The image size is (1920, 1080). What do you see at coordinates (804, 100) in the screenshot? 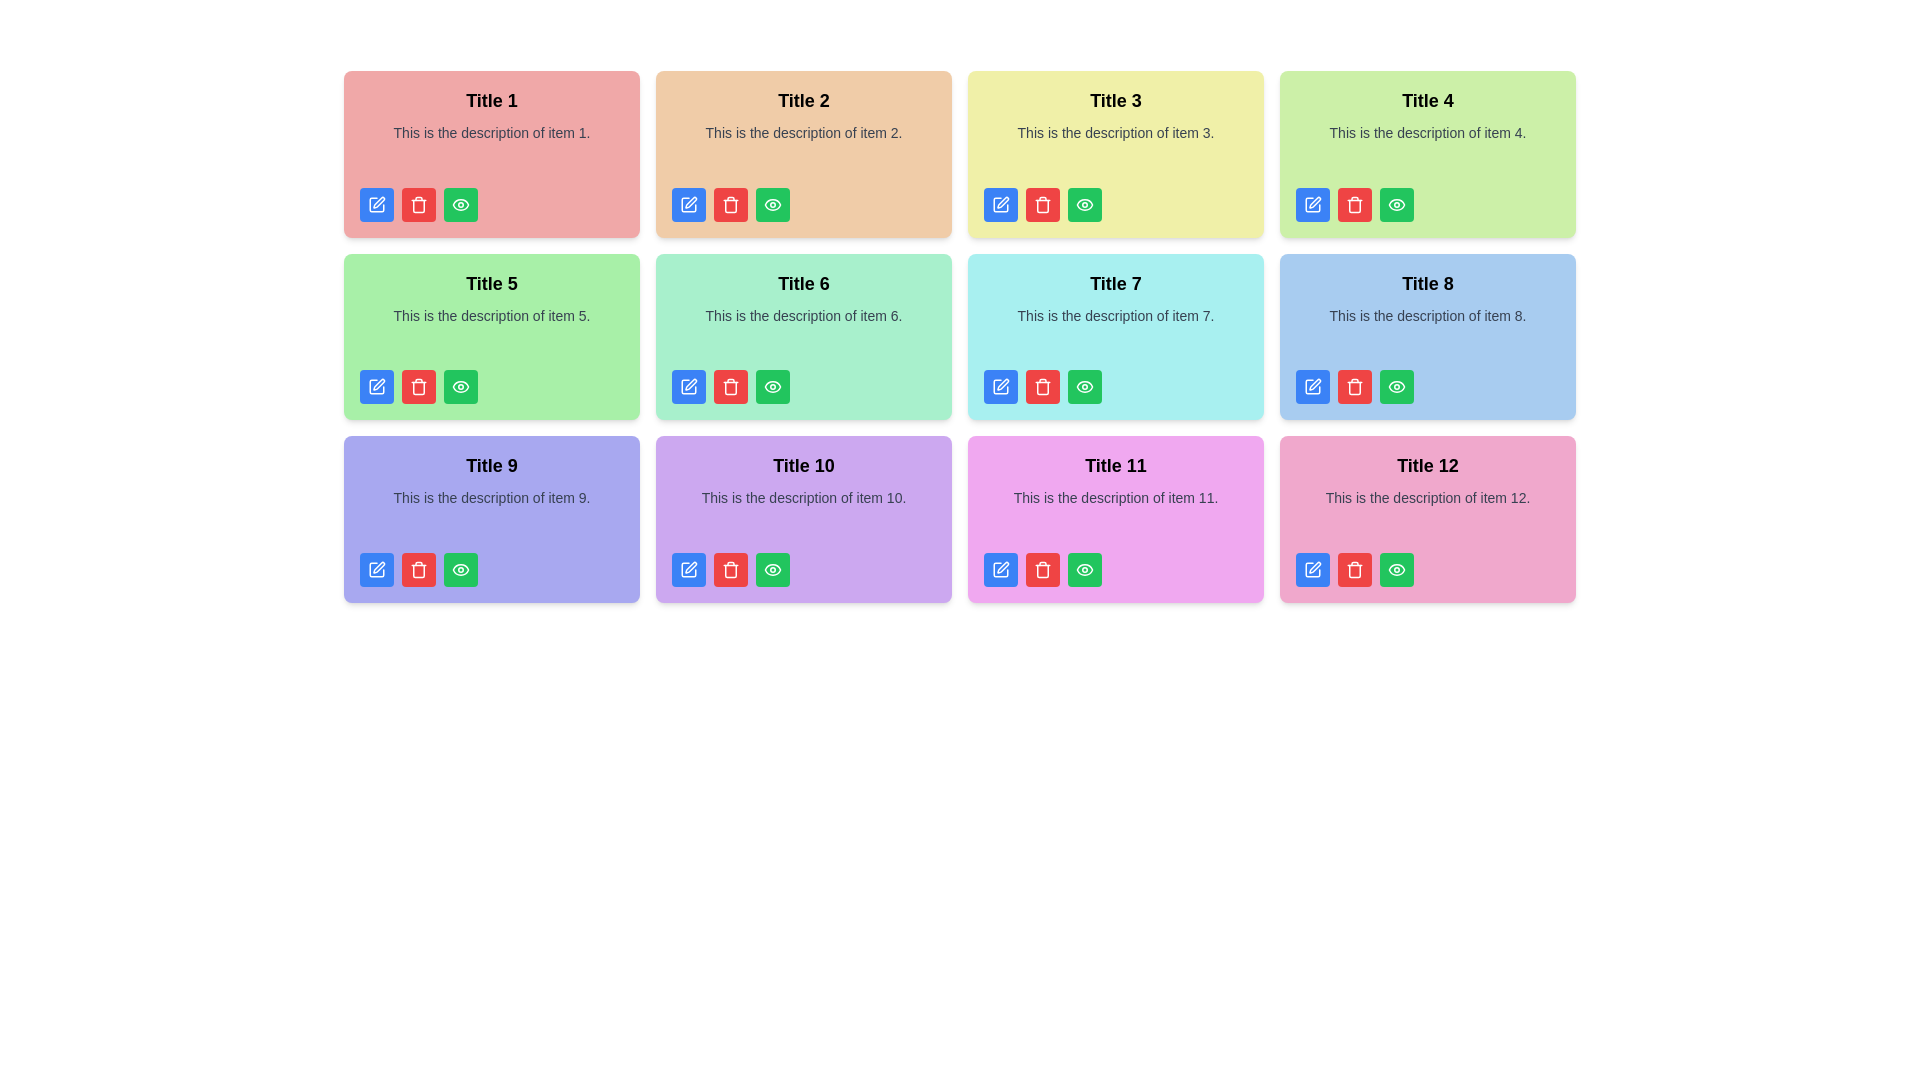
I see `the 'Title 2' text label, which serves as the title of the card and is located at the top-center of a light beige card in the second column of the first row` at bounding box center [804, 100].